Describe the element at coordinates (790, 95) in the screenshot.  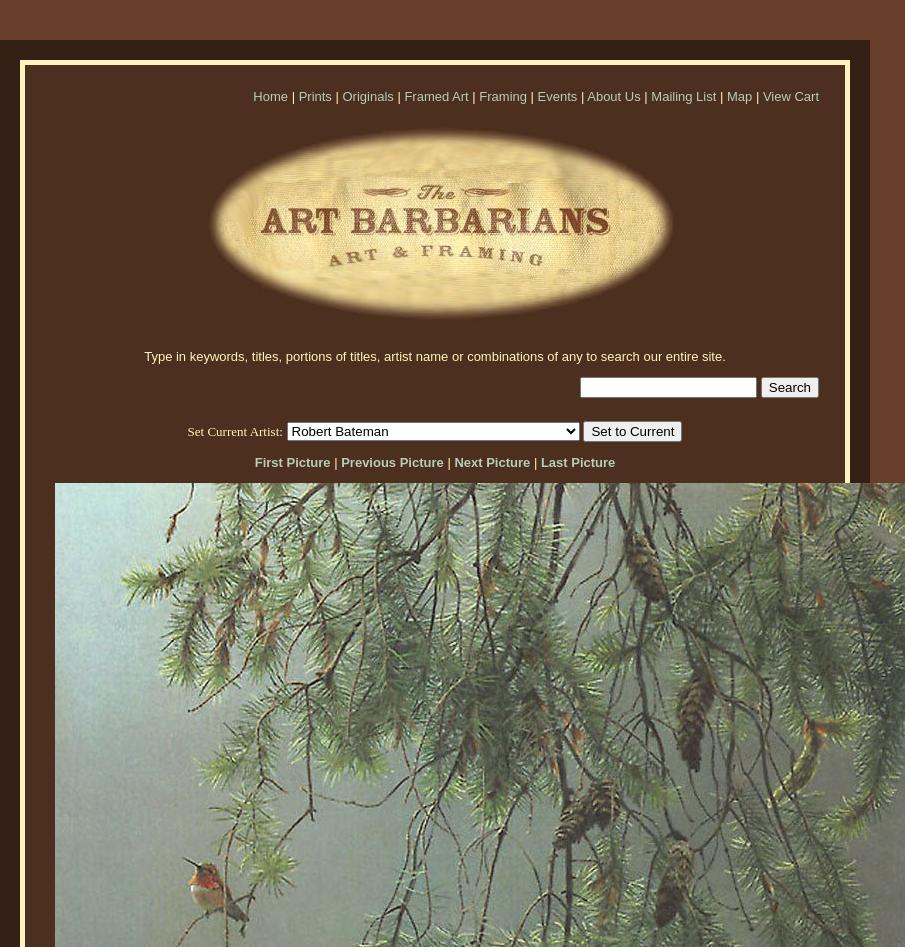
I see `'View Cart'` at that location.